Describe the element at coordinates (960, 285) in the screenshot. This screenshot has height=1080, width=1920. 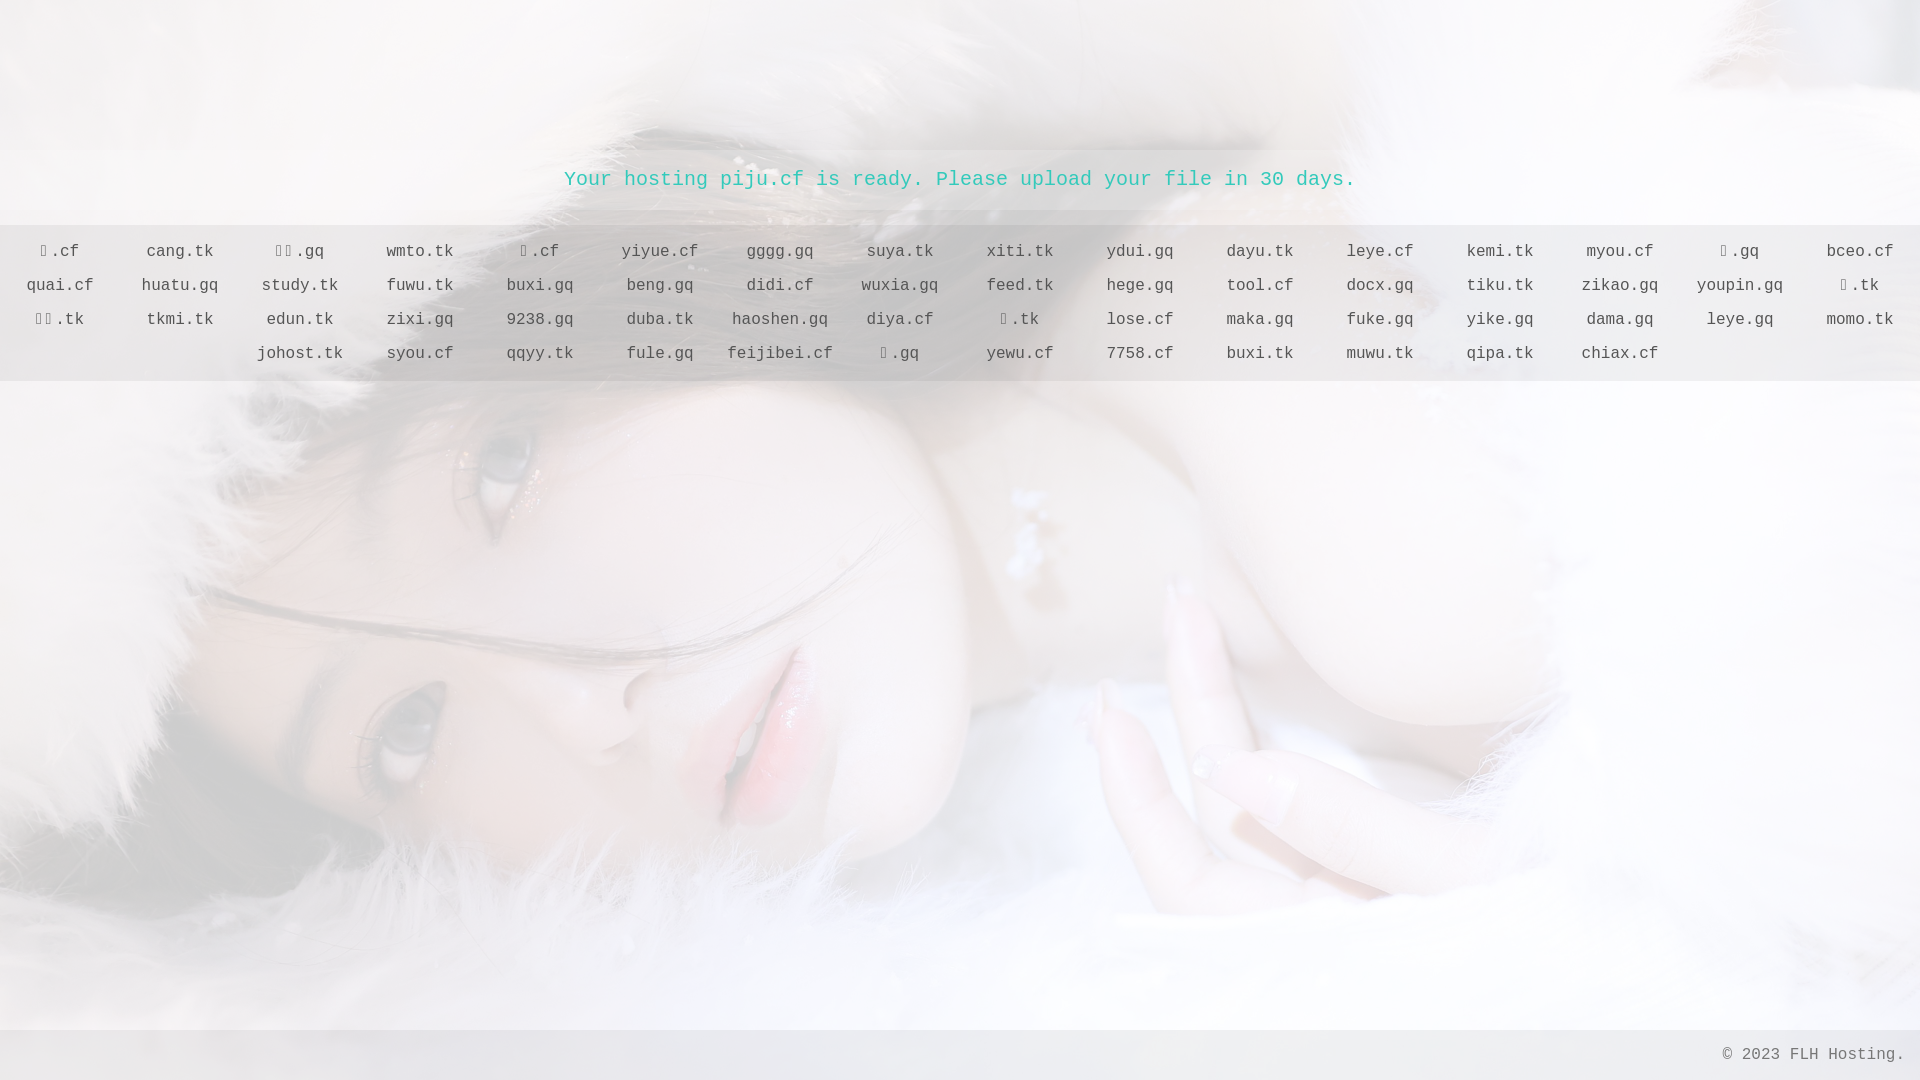
I see `'feed.tk'` at that location.